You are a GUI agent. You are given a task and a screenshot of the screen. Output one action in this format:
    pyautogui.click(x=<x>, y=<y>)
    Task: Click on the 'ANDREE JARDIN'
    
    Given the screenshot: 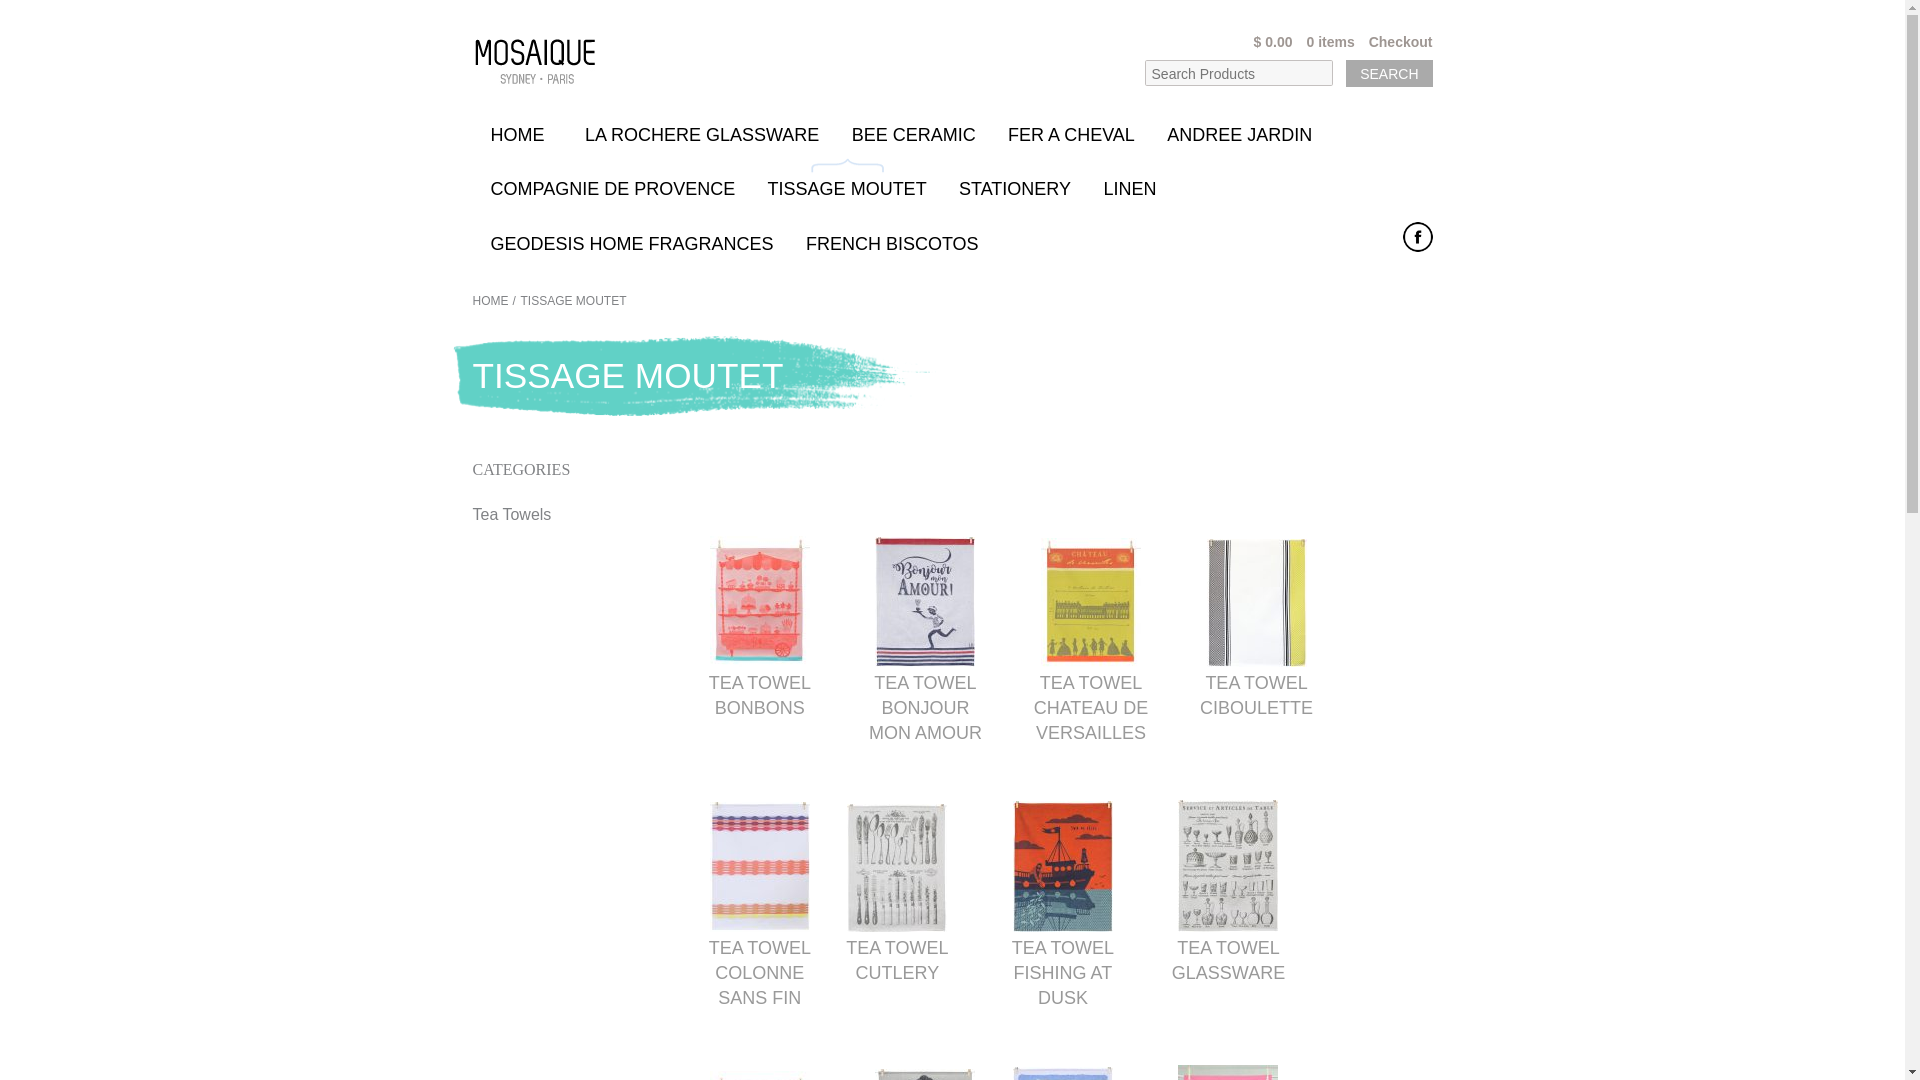 What is the action you would take?
    pyautogui.click(x=1238, y=131)
    